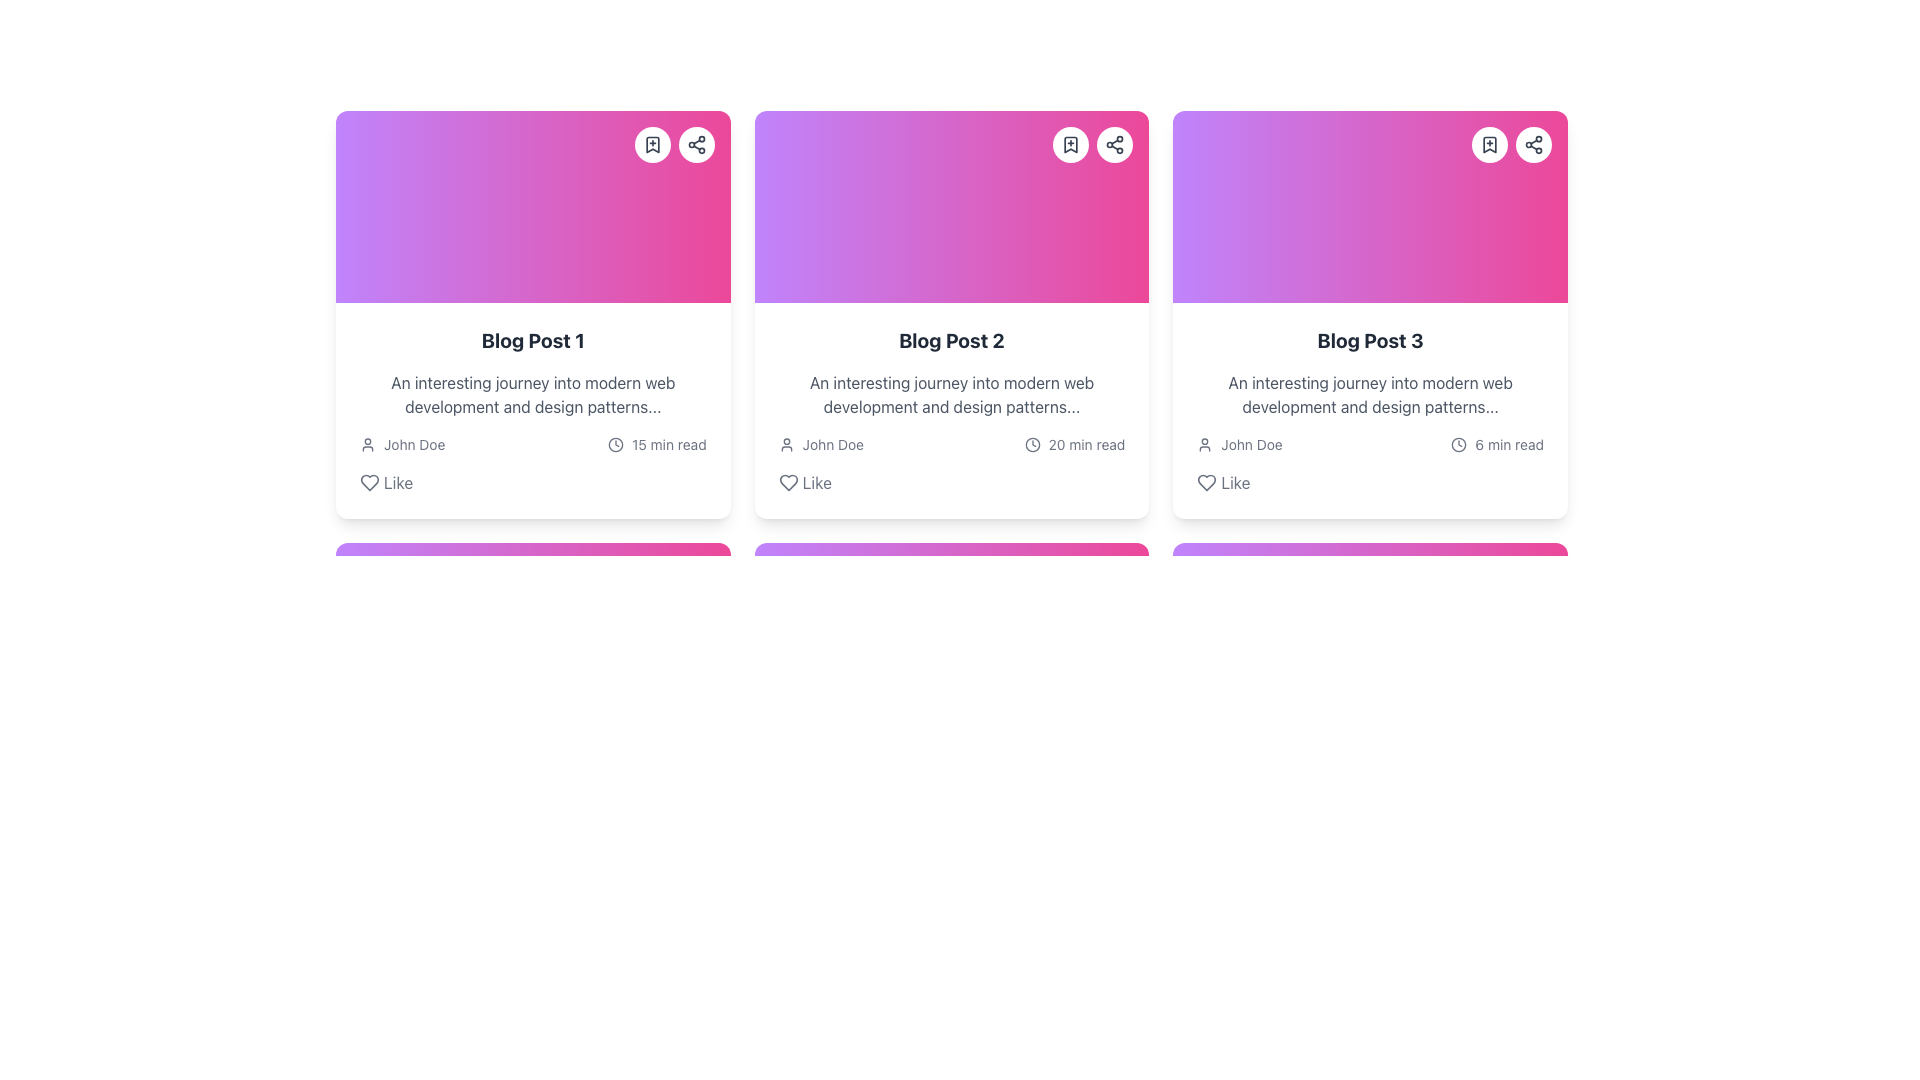 The image size is (1920, 1080). What do you see at coordinates (1369, 315) in the screenshot?
I see `the blog post summary card located in the top-right corner of the grid layout` at bounding box center [1369, 315].